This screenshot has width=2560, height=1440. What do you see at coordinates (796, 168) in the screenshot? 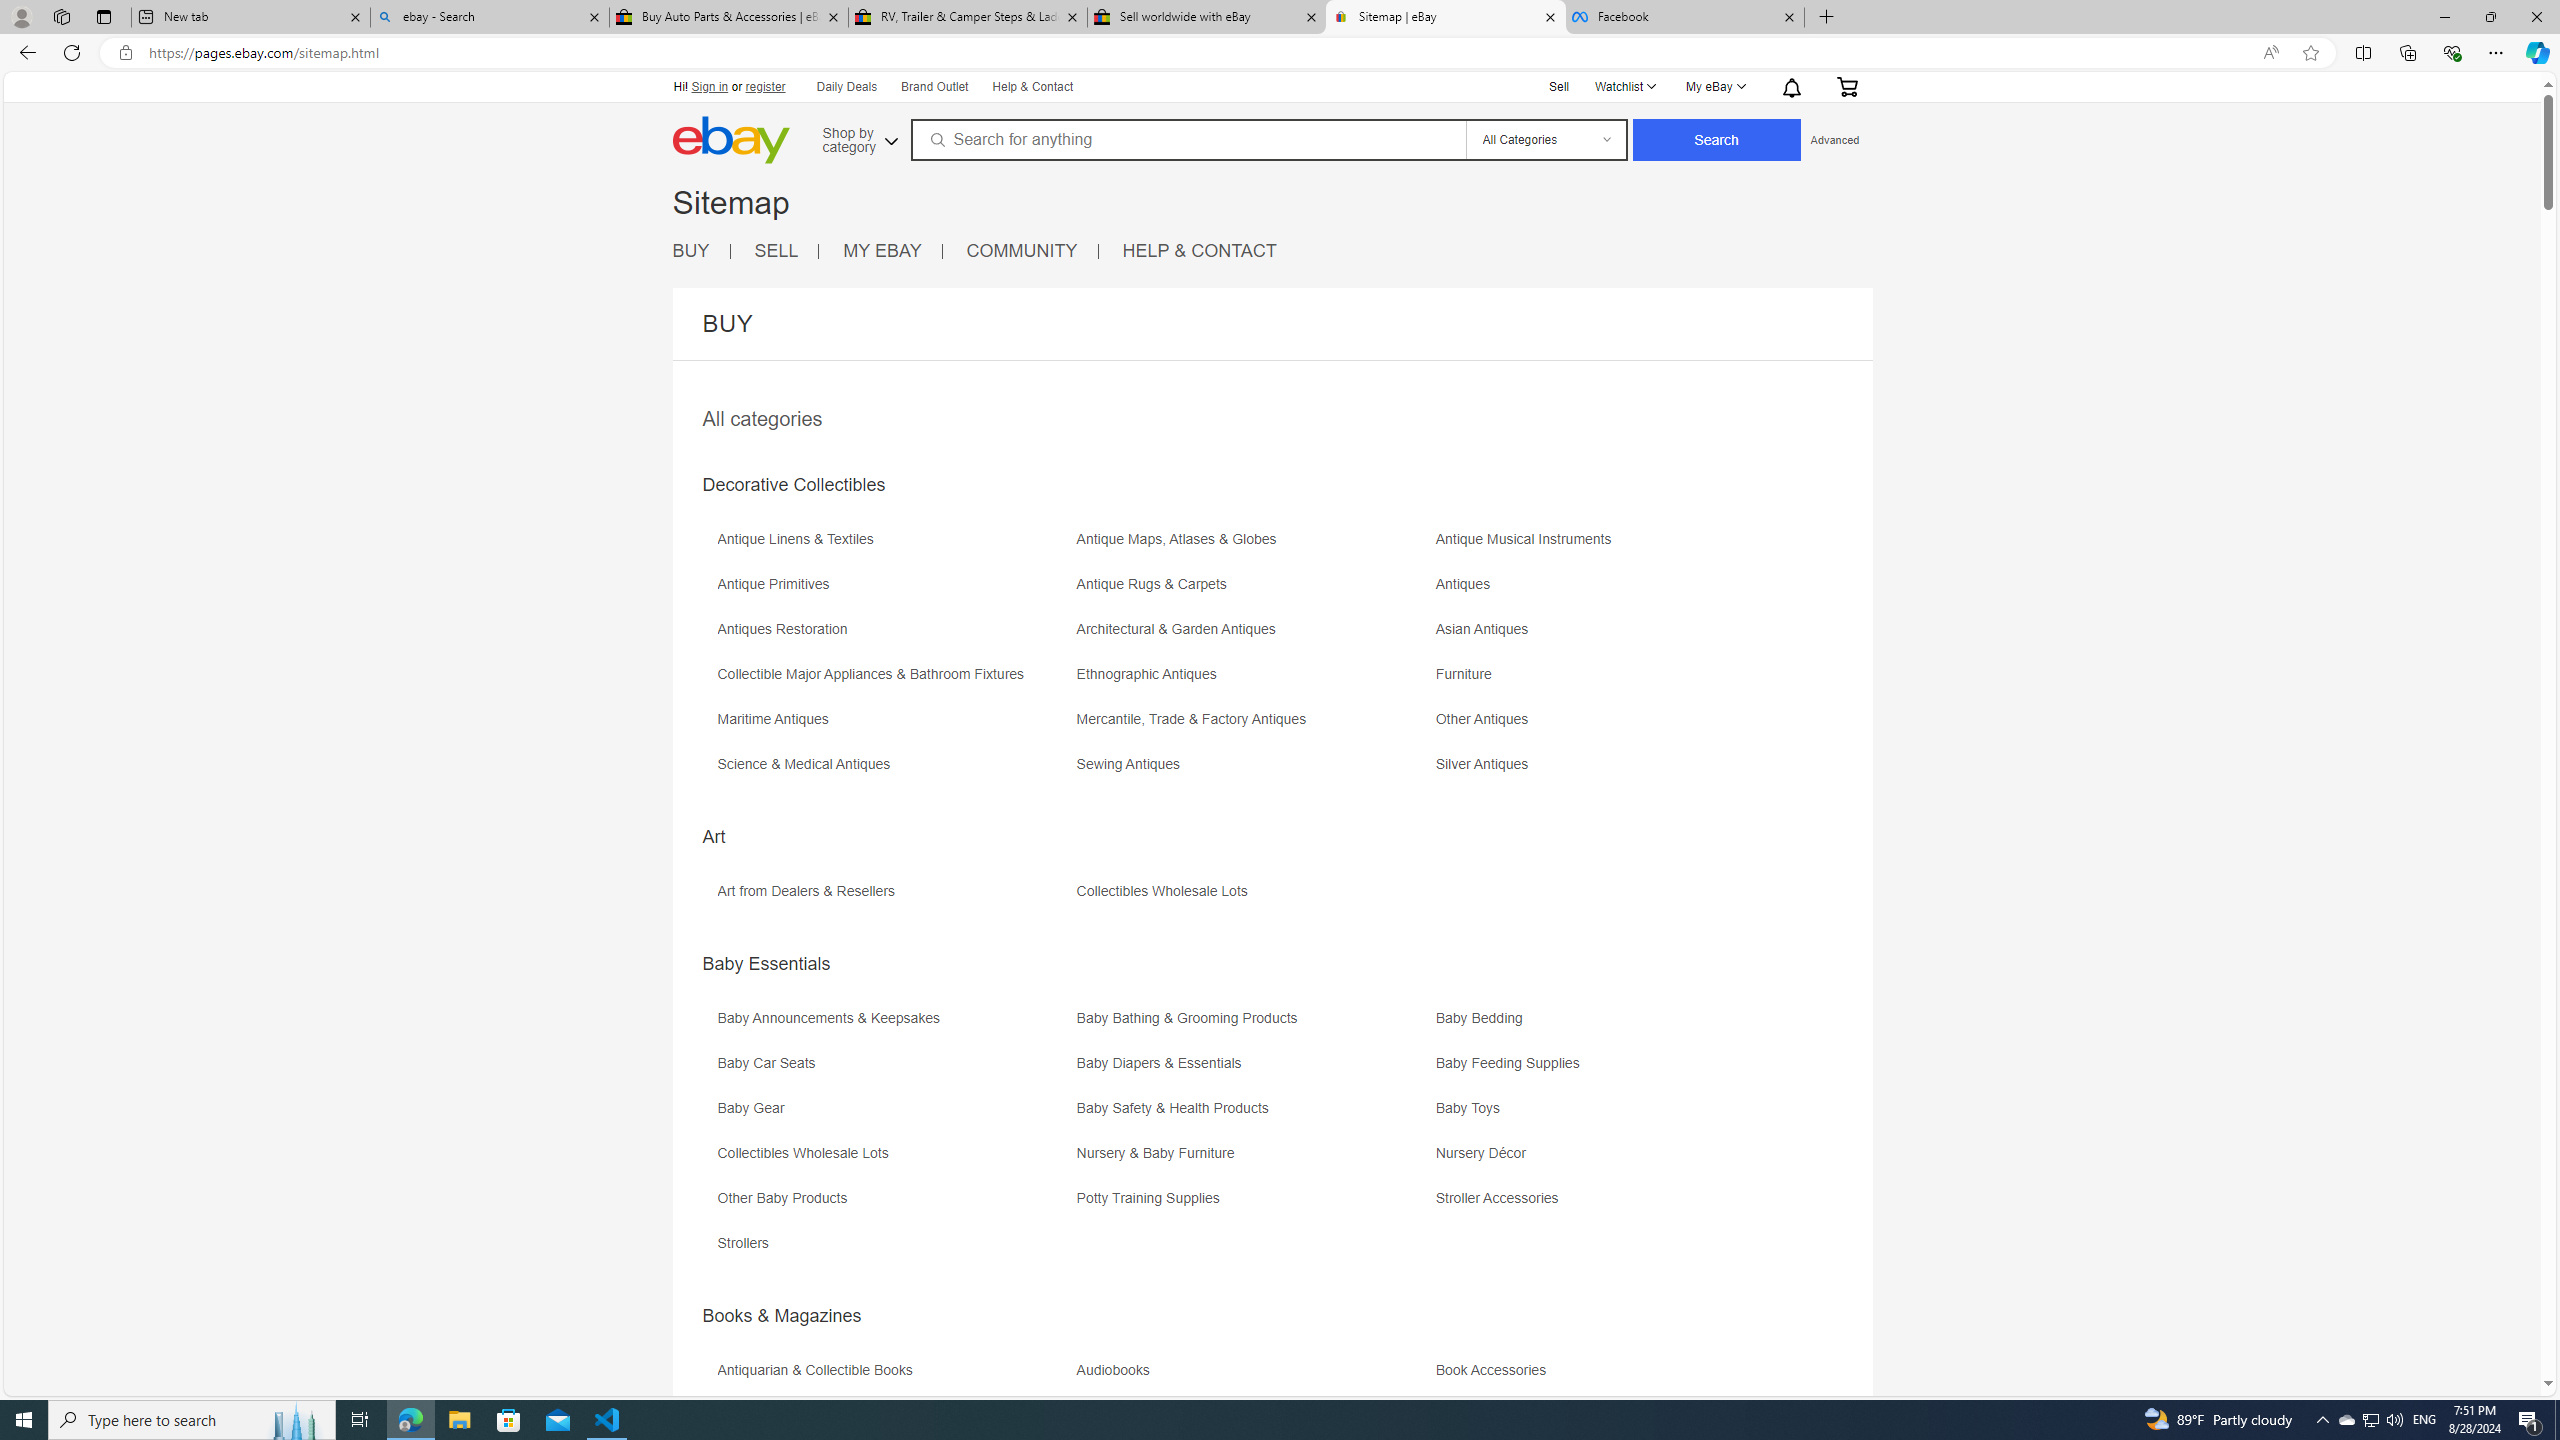
I see `'eBay Logo'` at bounding box center [796, 168].